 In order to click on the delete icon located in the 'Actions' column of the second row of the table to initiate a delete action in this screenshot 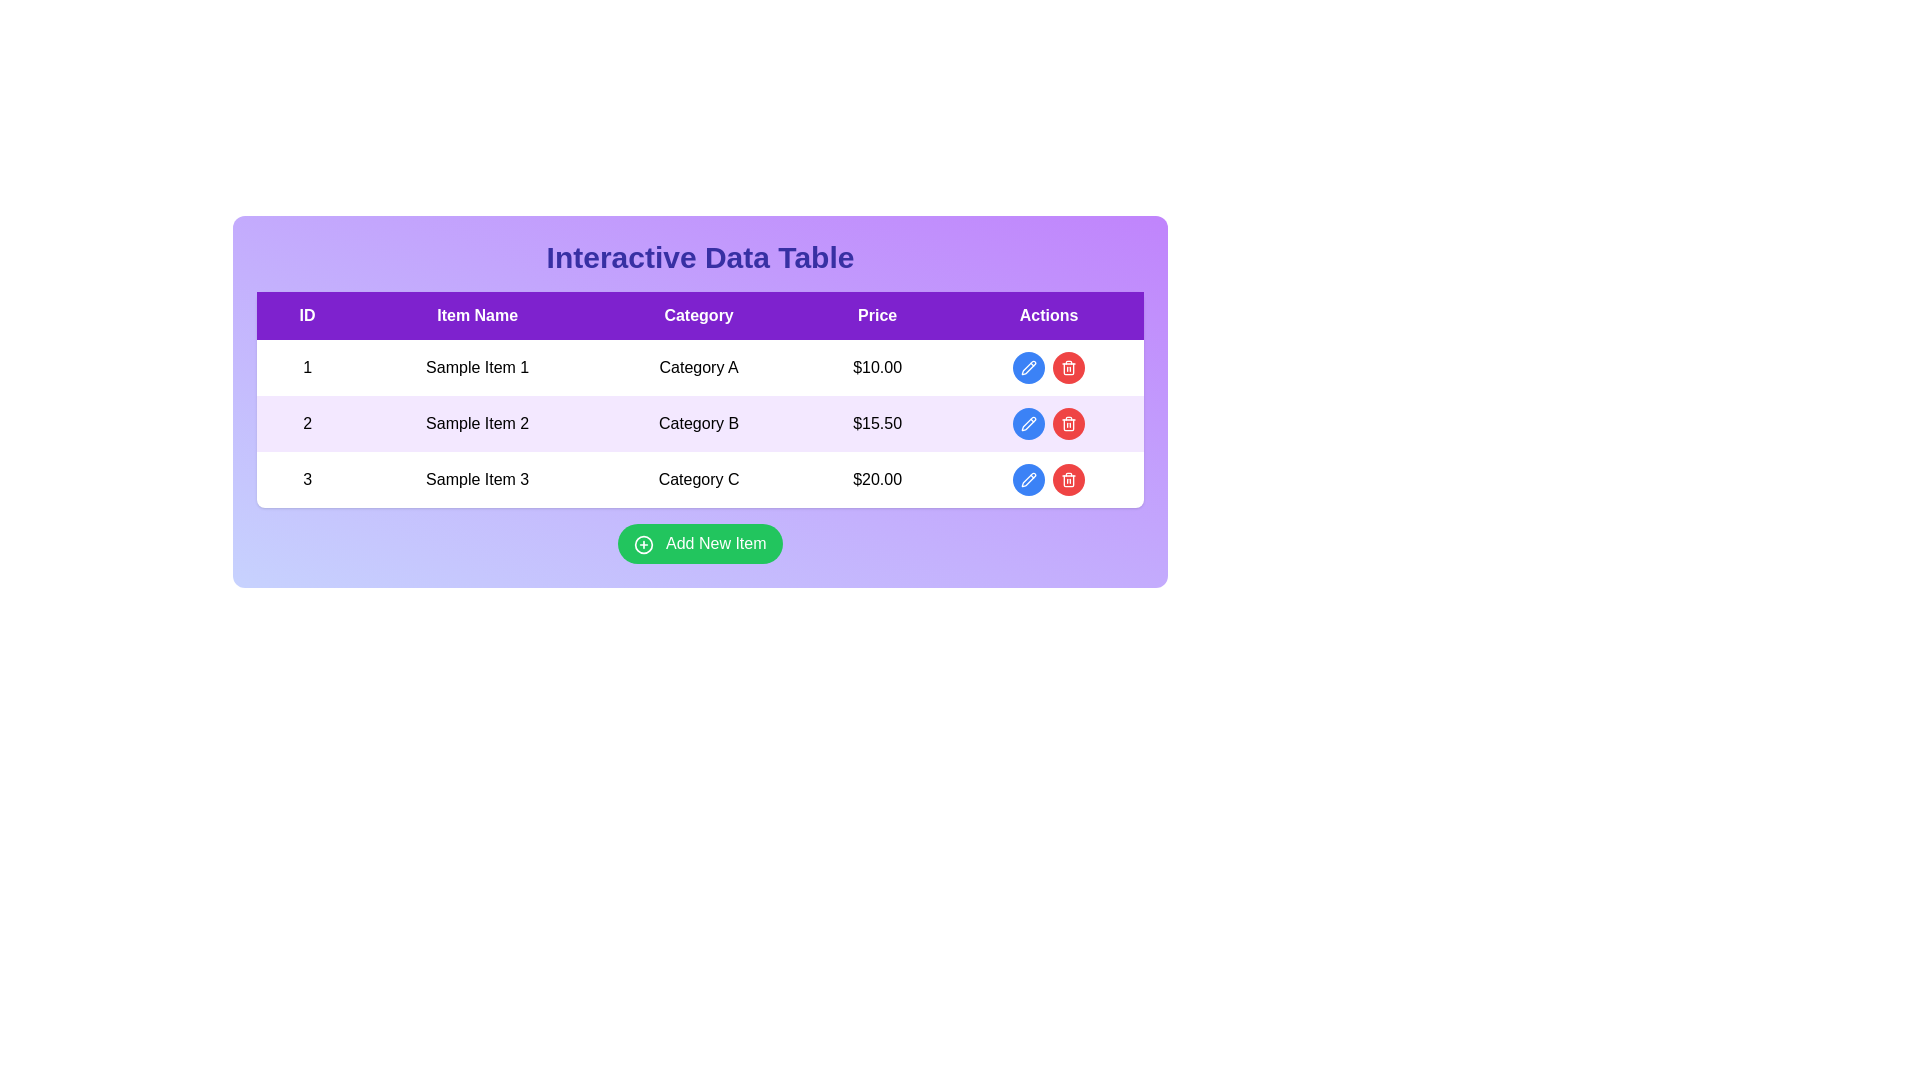, I will do `click(1068, 423)`.